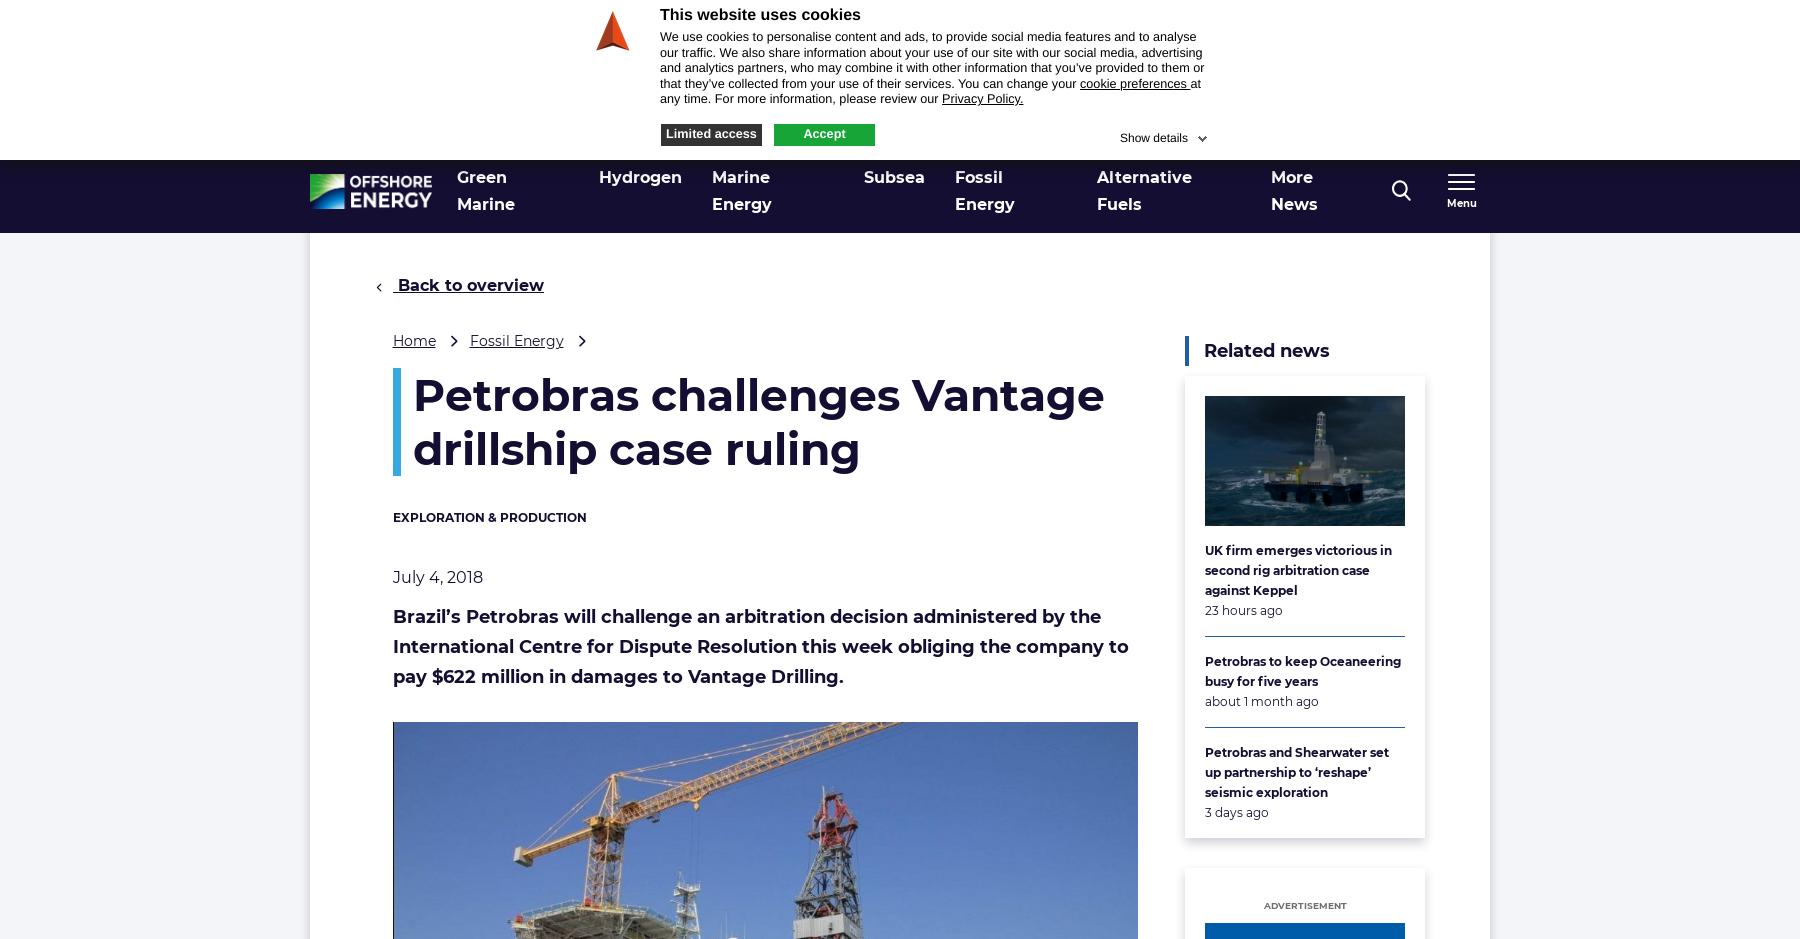 This screenshot has width=1800, height=939. Describe the element at coordinates (1267, 349) in the screenshot. I see `'Related news'` at that location.